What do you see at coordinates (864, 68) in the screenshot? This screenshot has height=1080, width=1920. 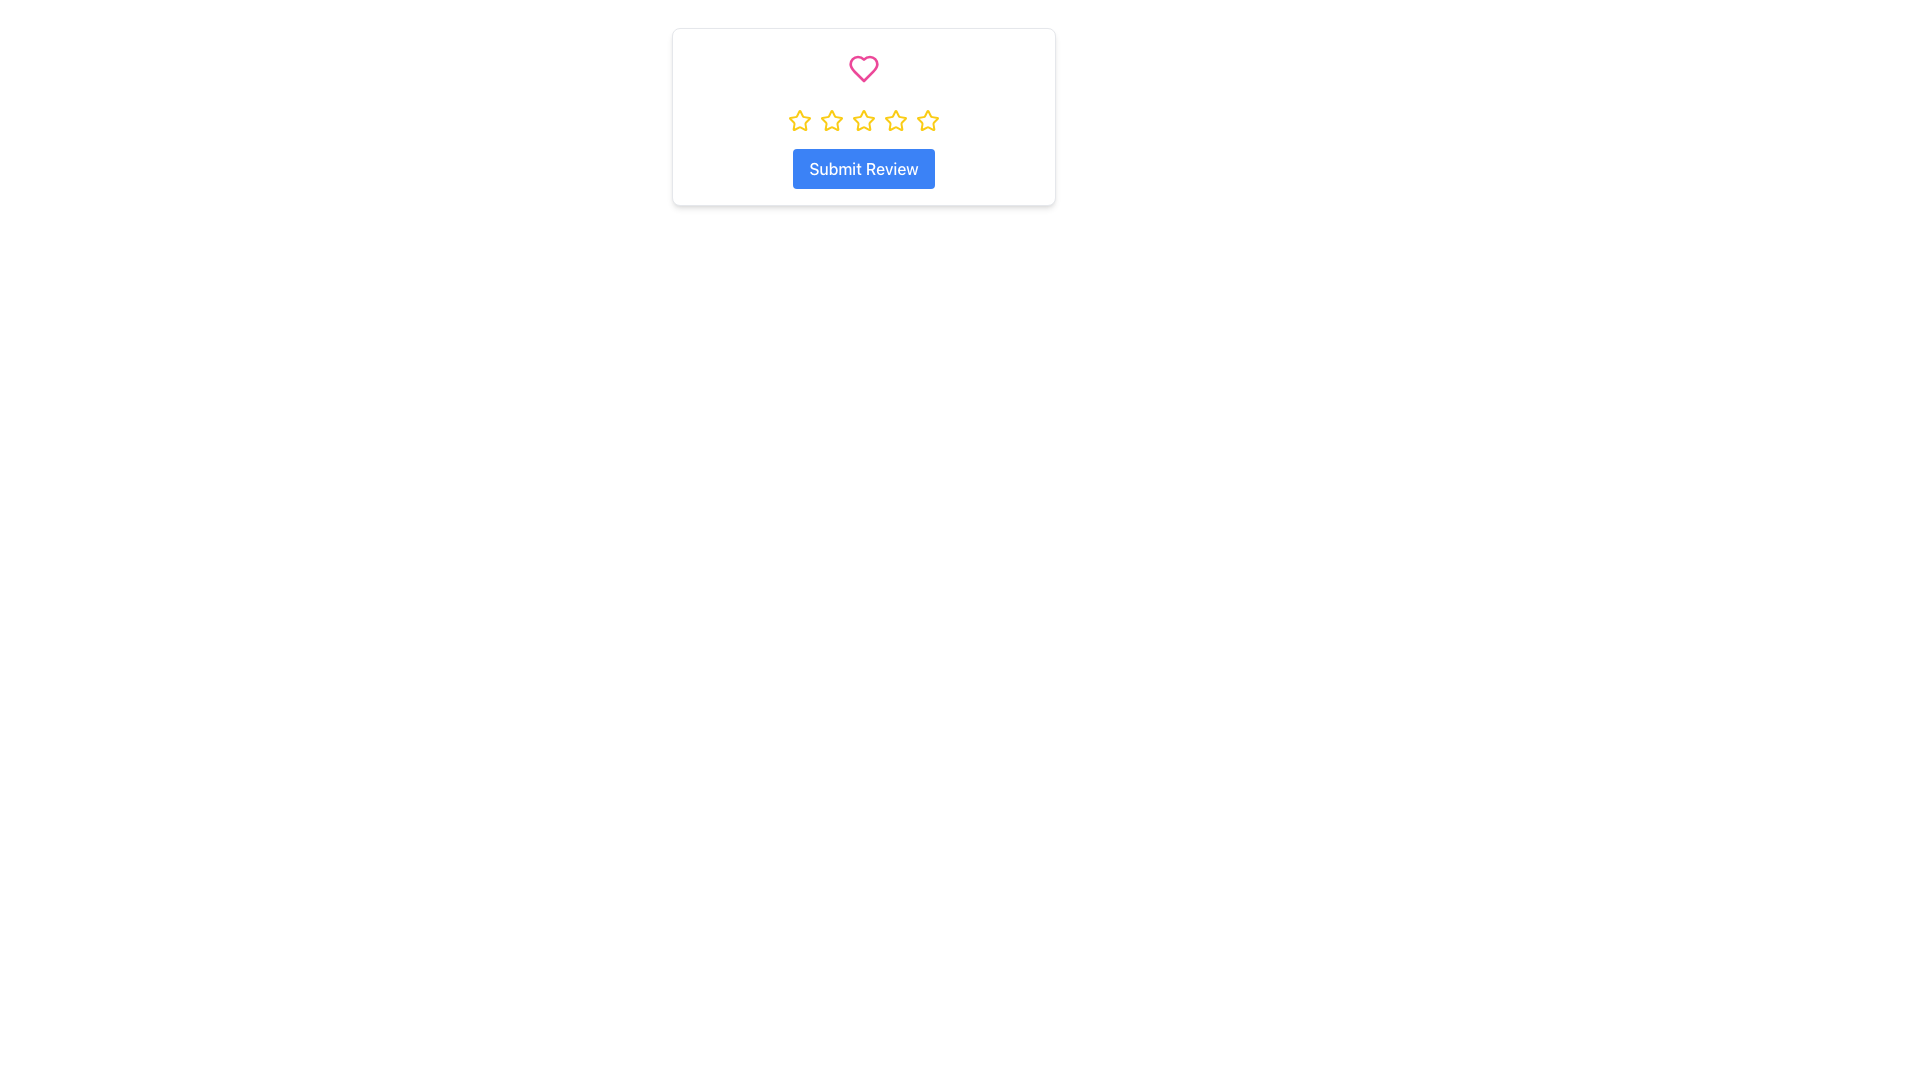 I see `the heart icon used as a decoration or symbolic representation, which is part of a larger interactive button located at the top of the interface` at bounding box center [864, 68].